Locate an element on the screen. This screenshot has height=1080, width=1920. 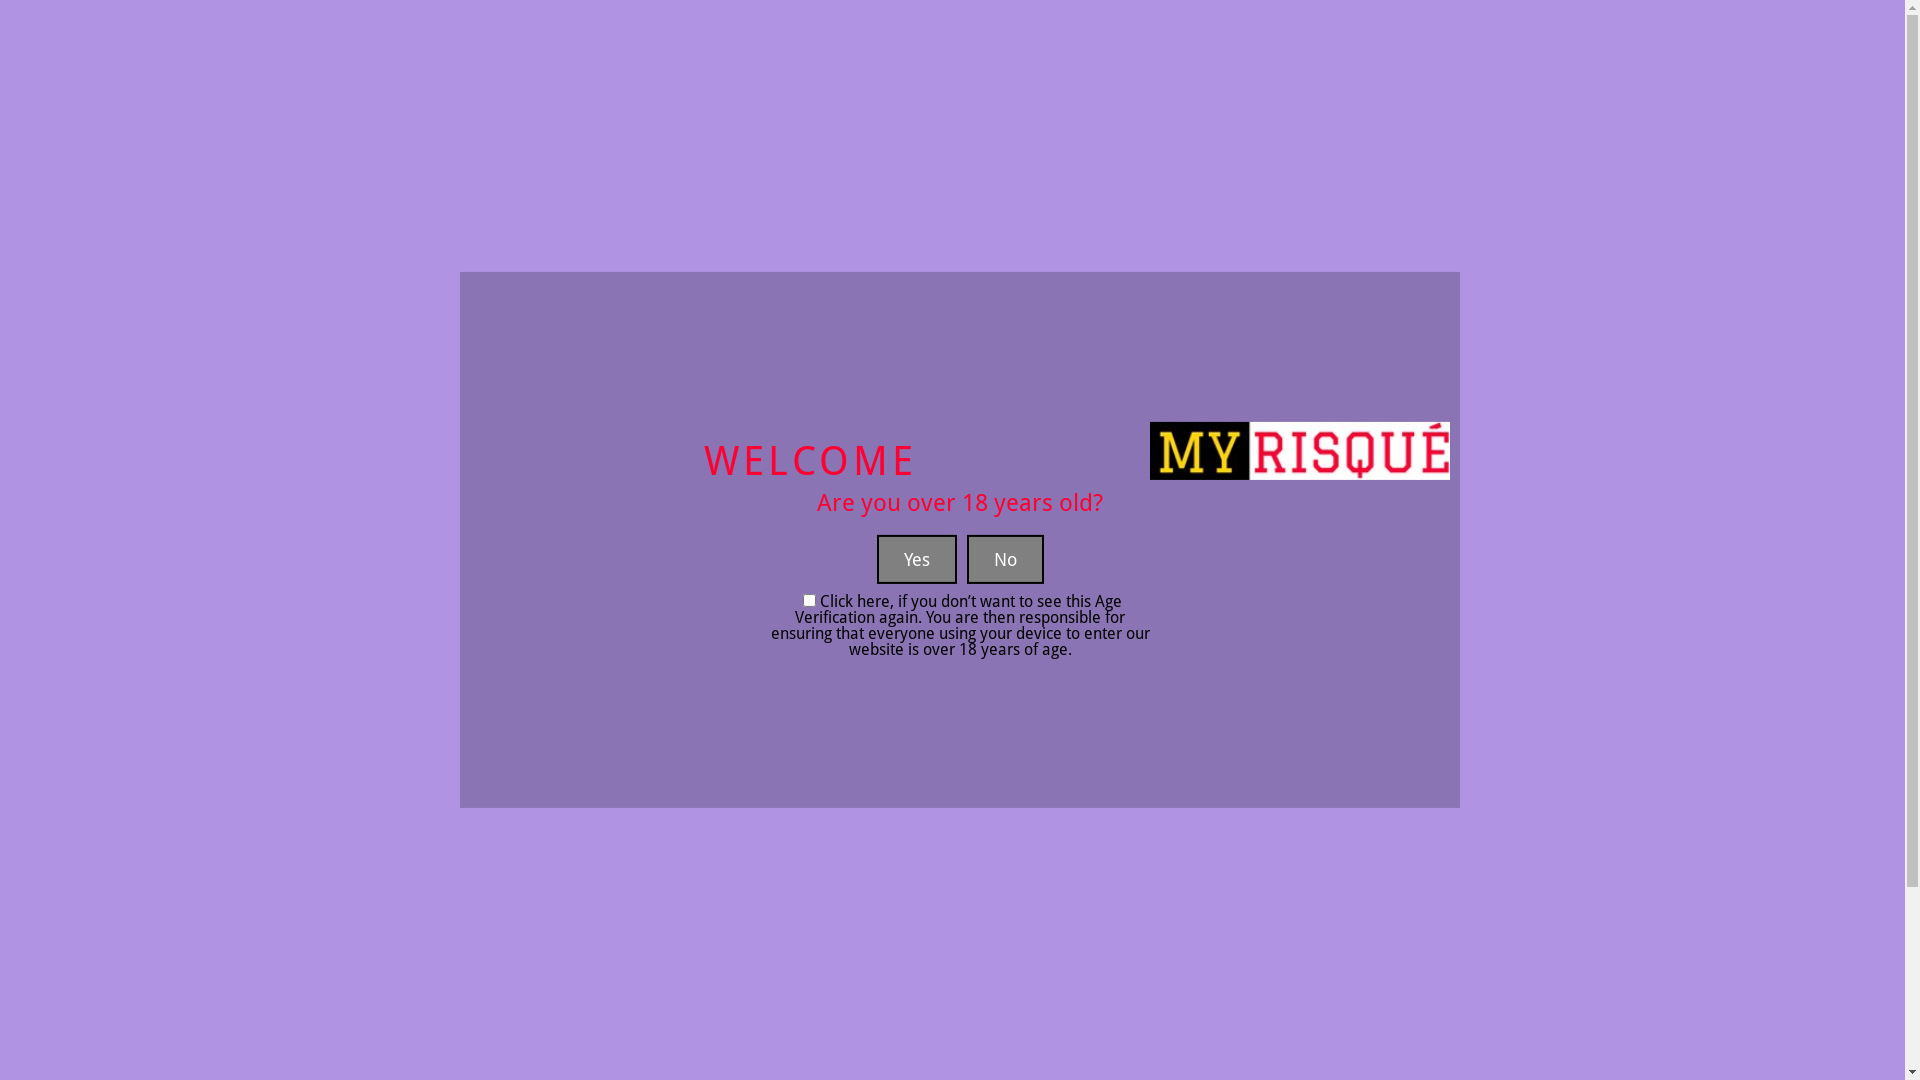
'No' is located at coordinates (1004, 559).